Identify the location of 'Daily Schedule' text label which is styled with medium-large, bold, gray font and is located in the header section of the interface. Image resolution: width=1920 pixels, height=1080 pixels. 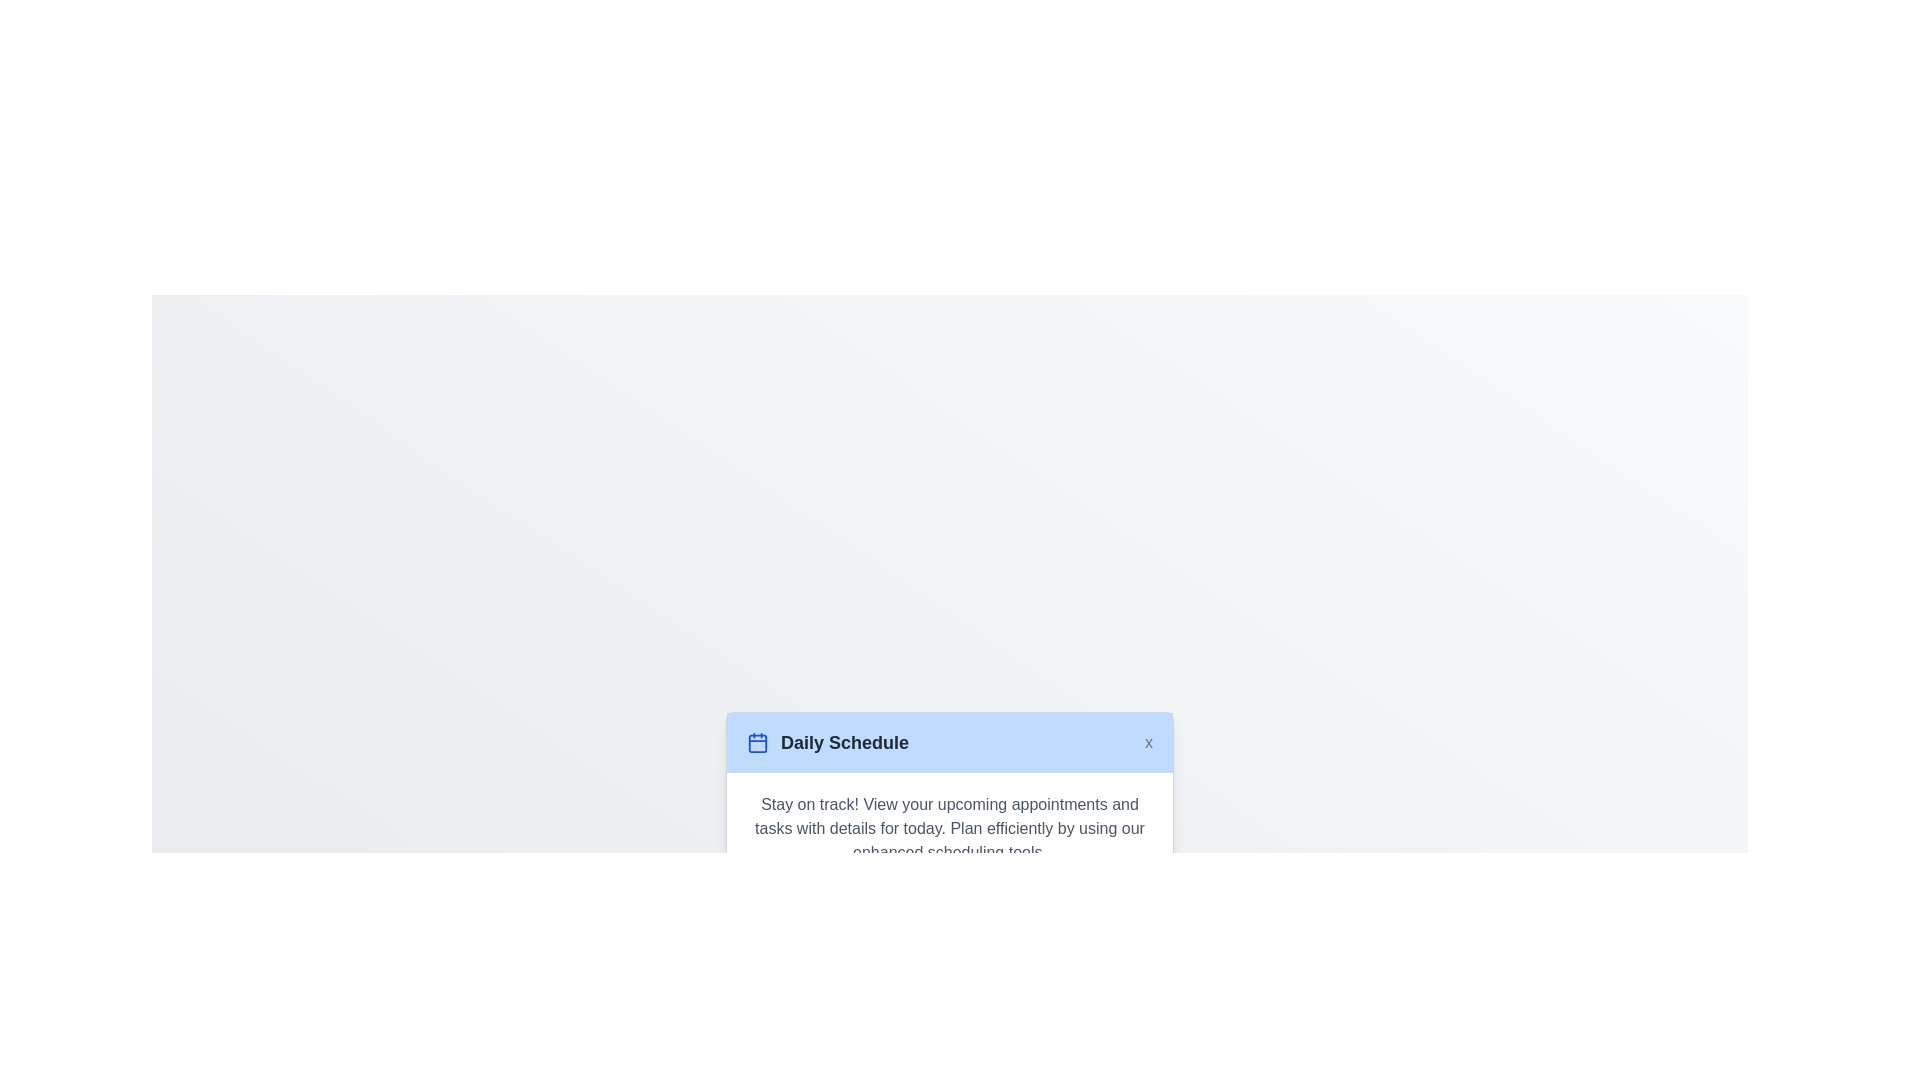
(844, 742).